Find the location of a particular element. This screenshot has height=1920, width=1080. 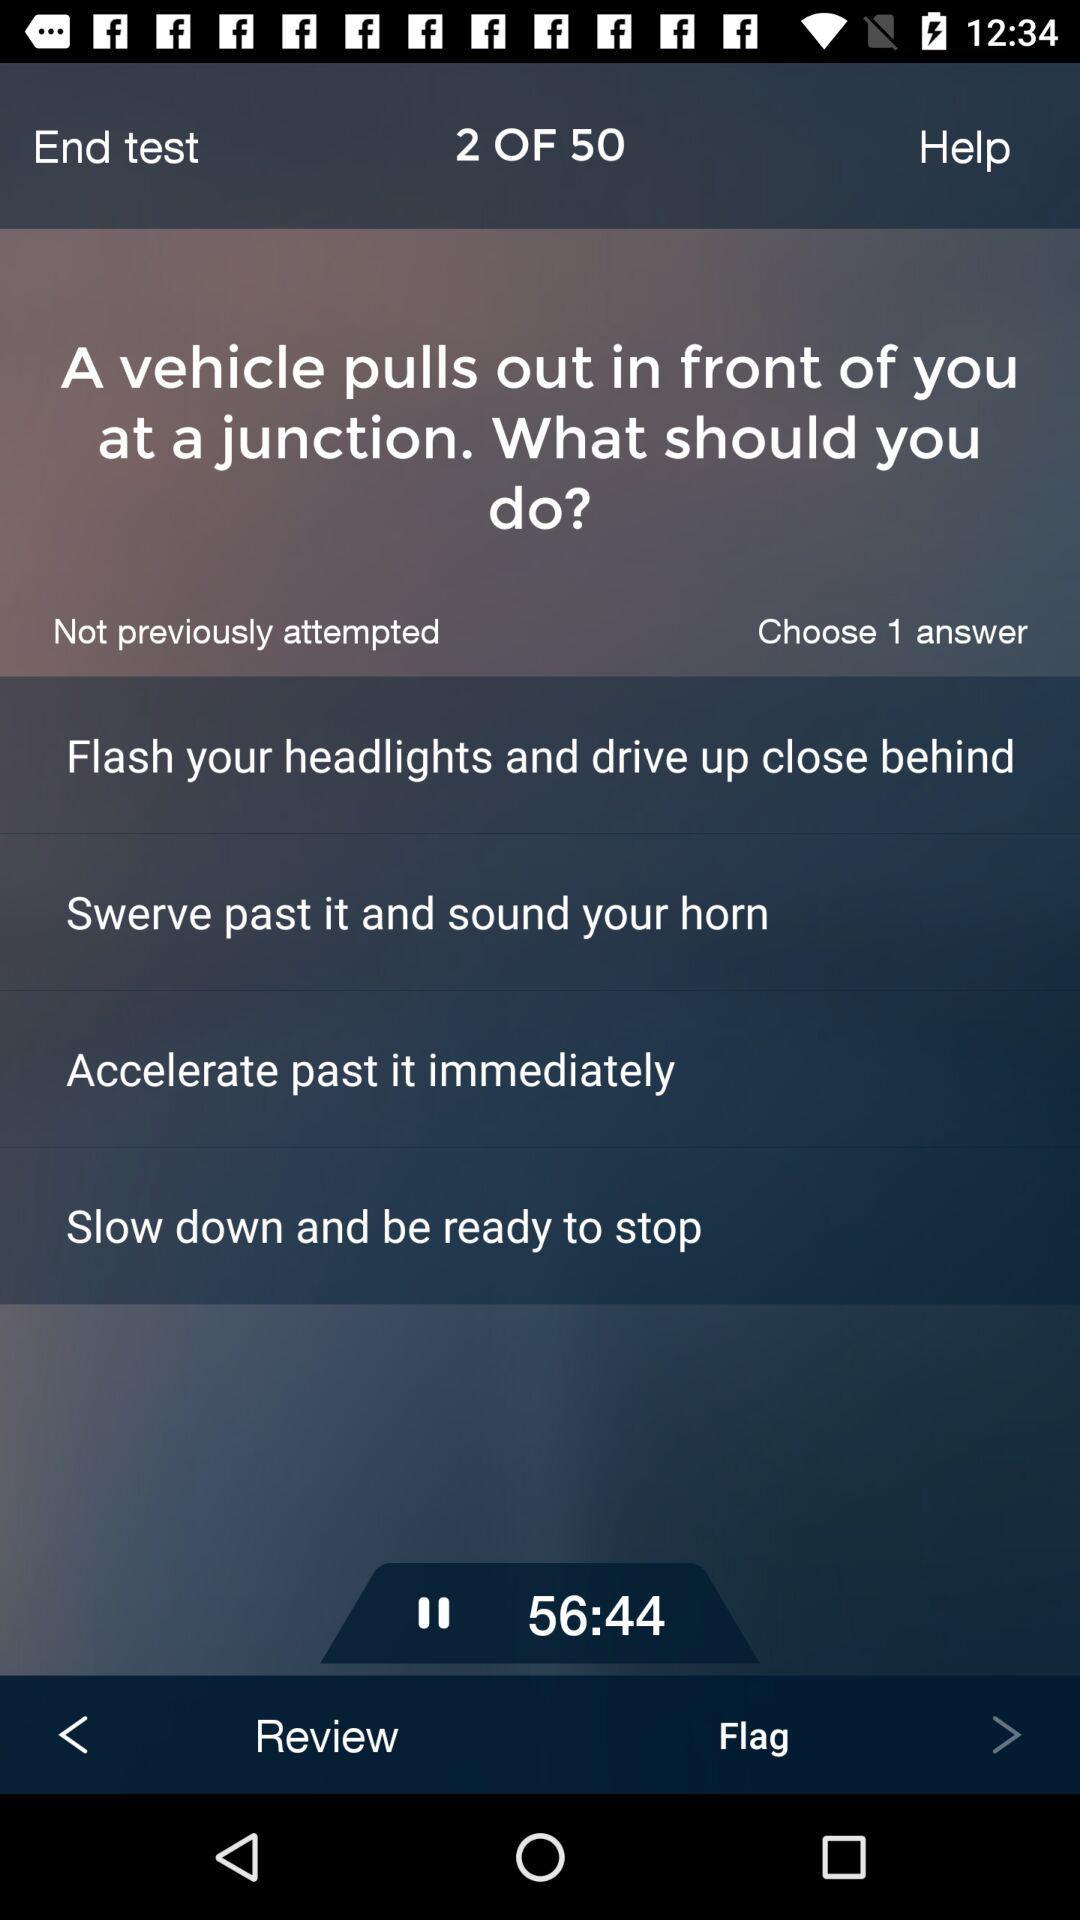

slow down and is located at coordinates (573, 1224).